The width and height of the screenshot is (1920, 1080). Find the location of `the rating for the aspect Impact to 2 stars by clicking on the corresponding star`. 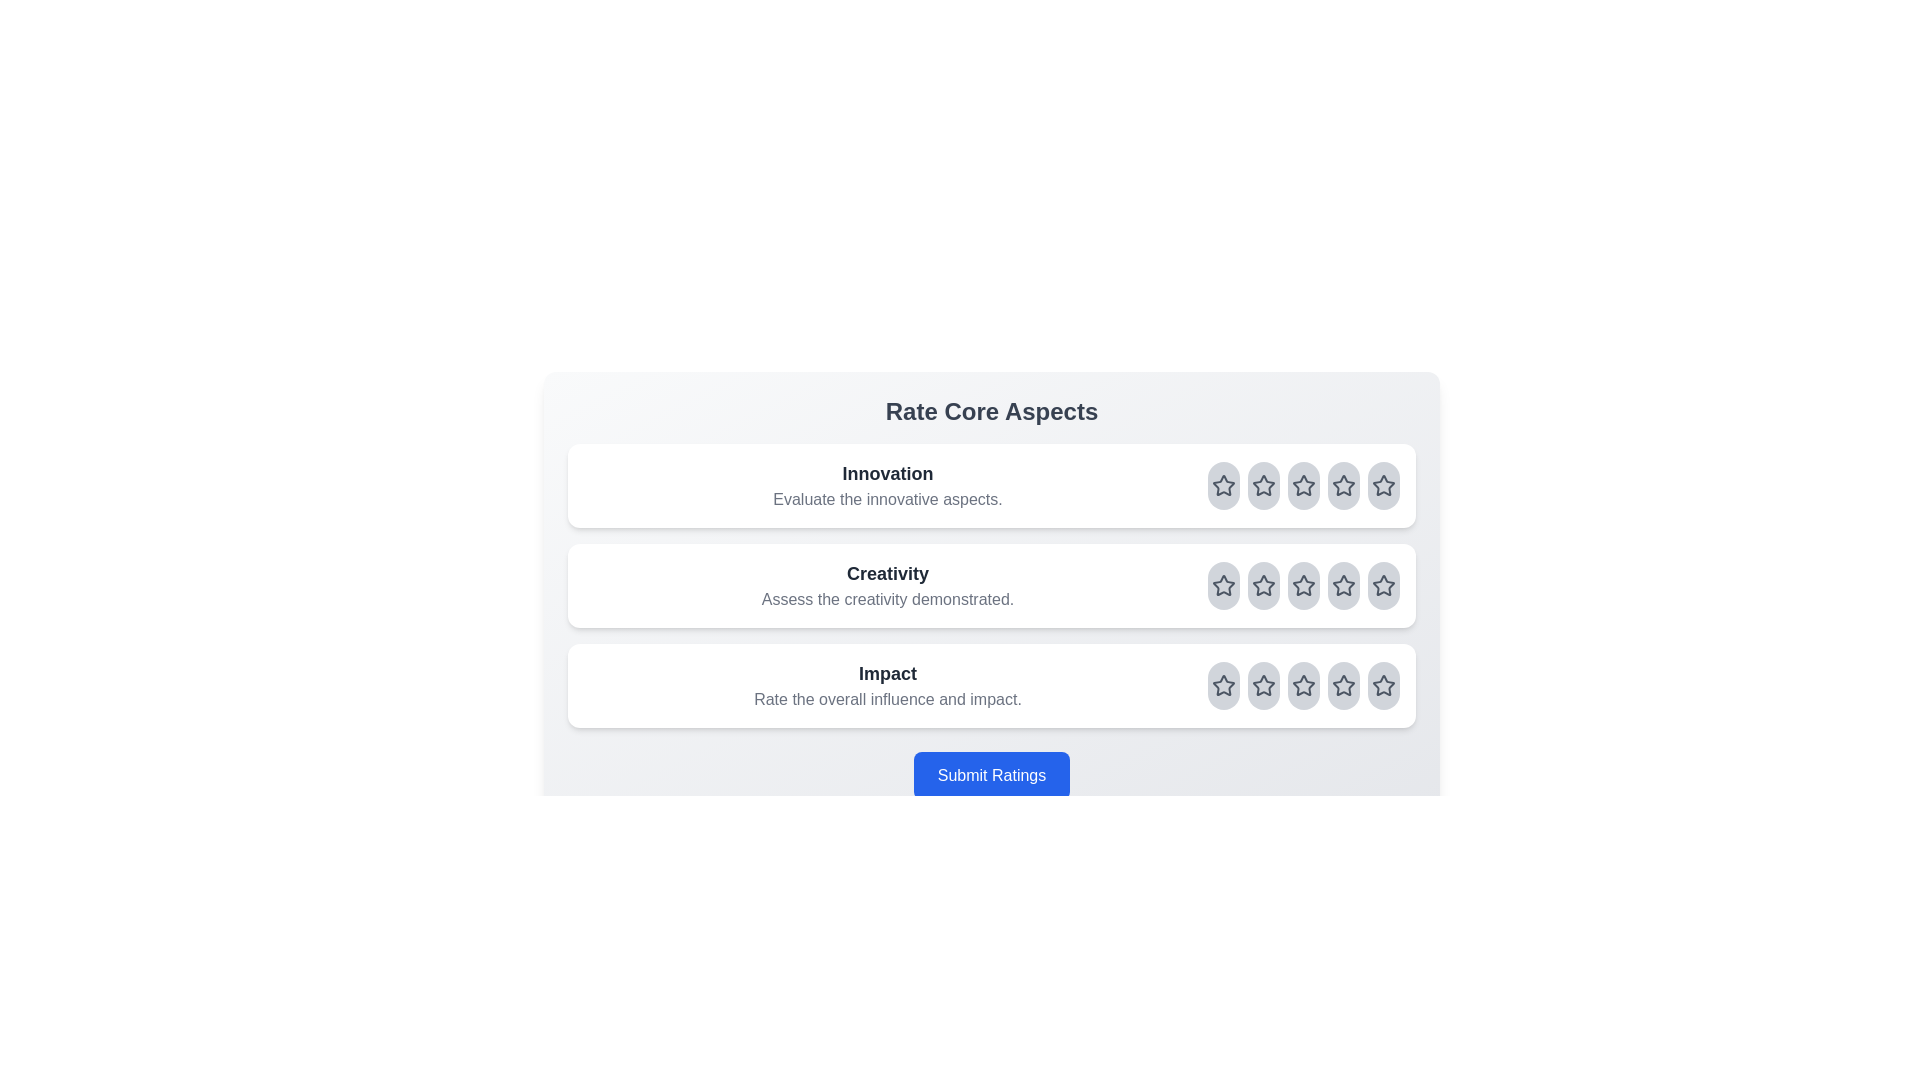

the rating for the aspect Impact to 2 stars by clicking on the corresponding star is located at coordinates (1262, 685).